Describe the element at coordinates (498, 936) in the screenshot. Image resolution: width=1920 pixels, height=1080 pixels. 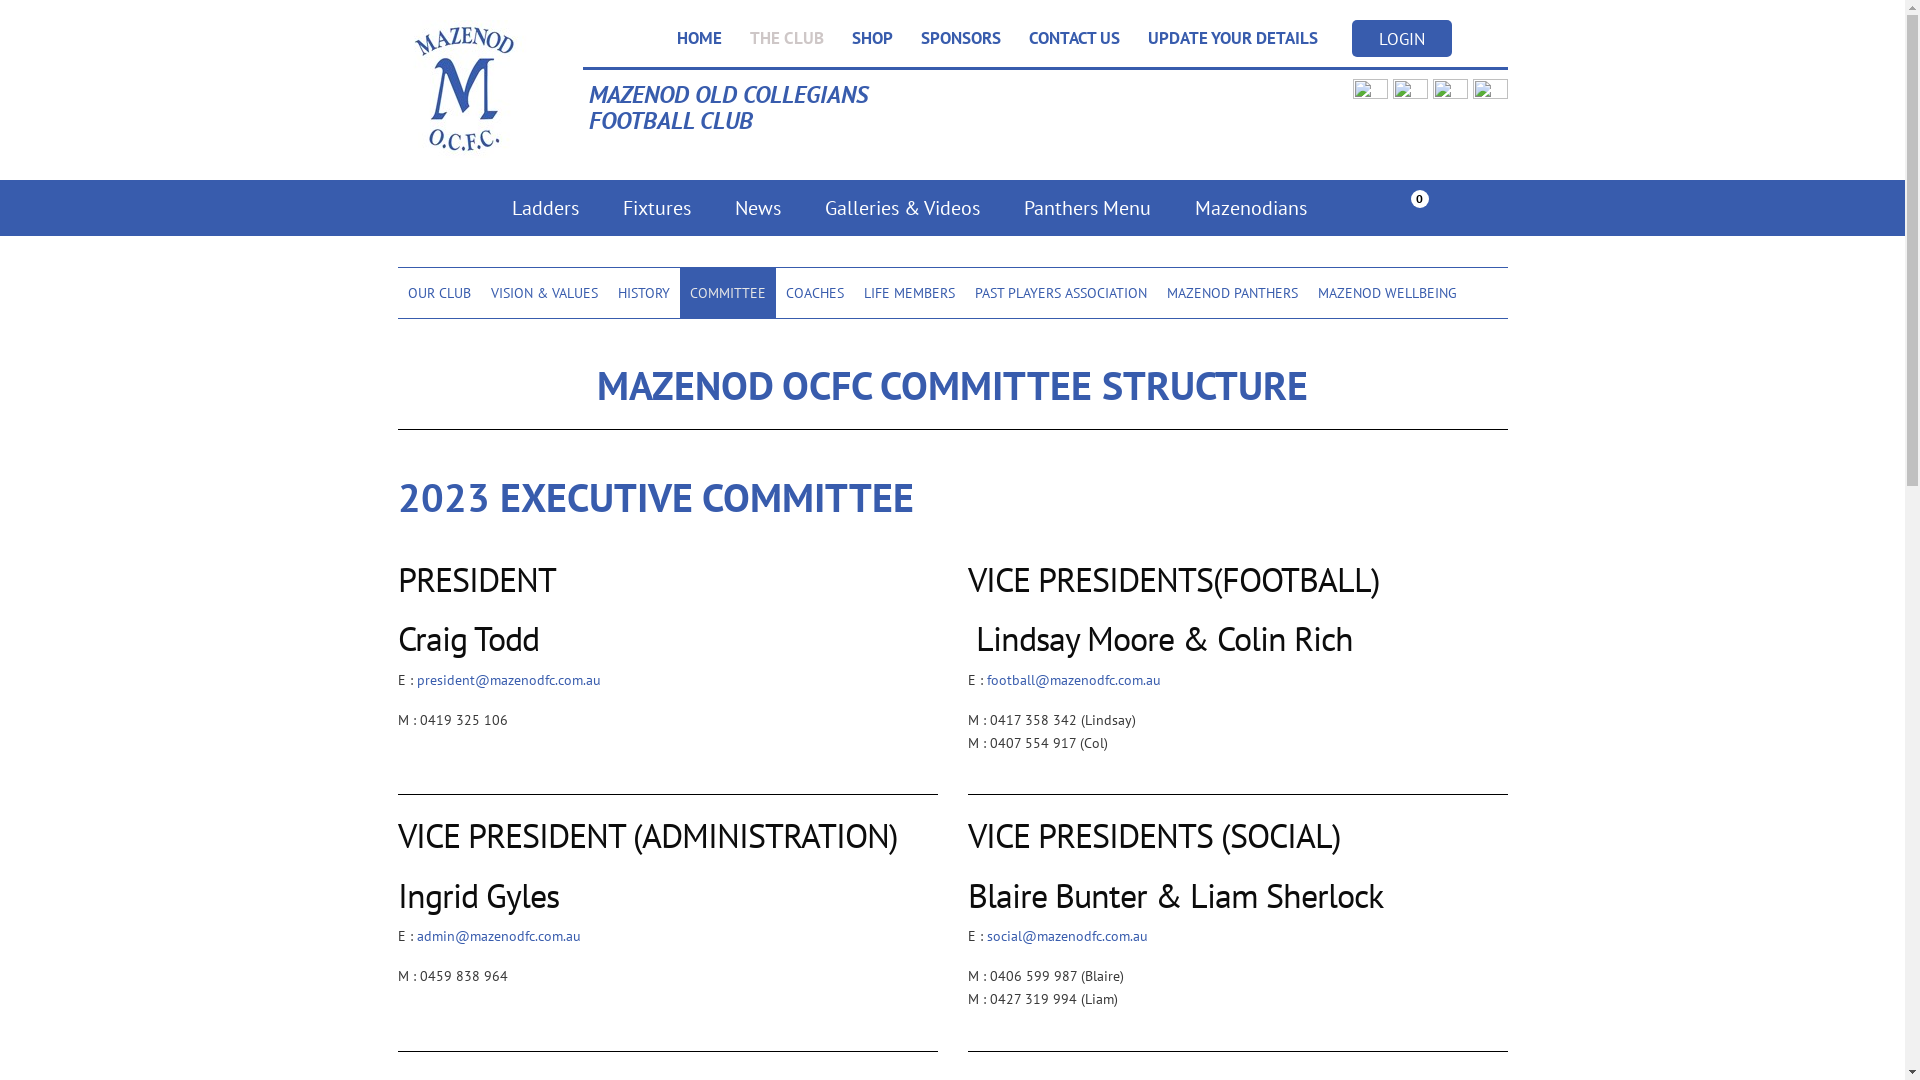
I see `'admin@mazenodfc.com.au'` at that location.